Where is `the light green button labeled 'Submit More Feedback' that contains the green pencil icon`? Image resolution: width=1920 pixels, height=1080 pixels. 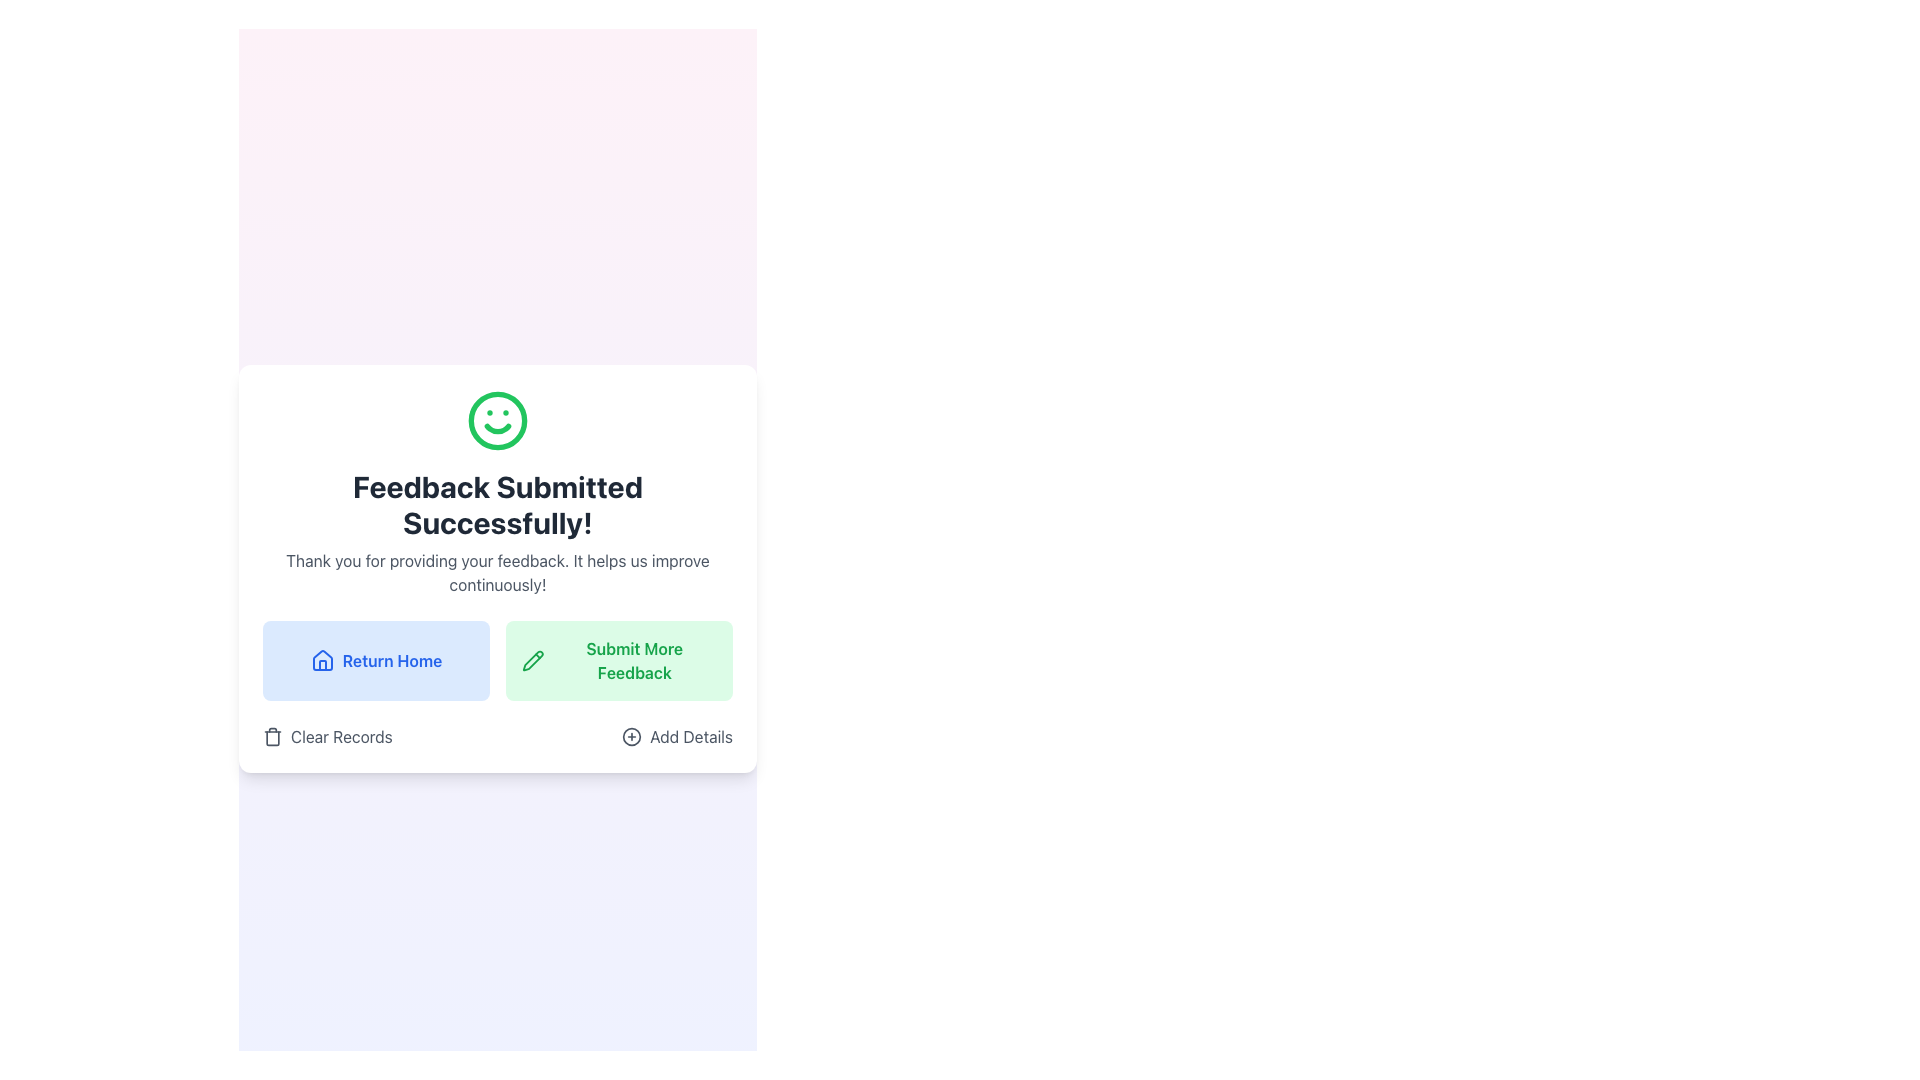 the light green button labeled 'Submit More Feedback' that contains the green pencil icon is located at coordinates (533, 660).